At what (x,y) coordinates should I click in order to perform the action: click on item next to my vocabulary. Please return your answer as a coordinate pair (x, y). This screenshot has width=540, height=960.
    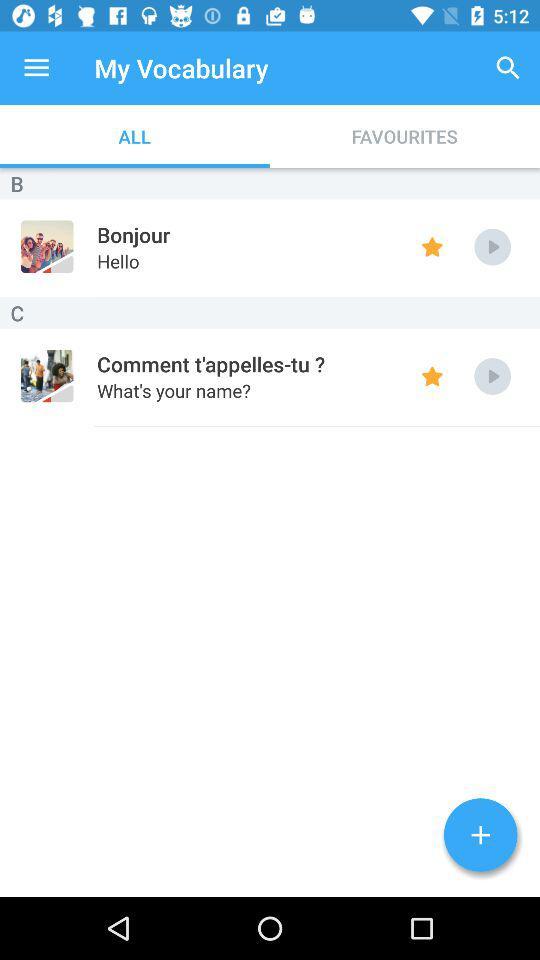
    Looking at the image, I should click on (508, 68).